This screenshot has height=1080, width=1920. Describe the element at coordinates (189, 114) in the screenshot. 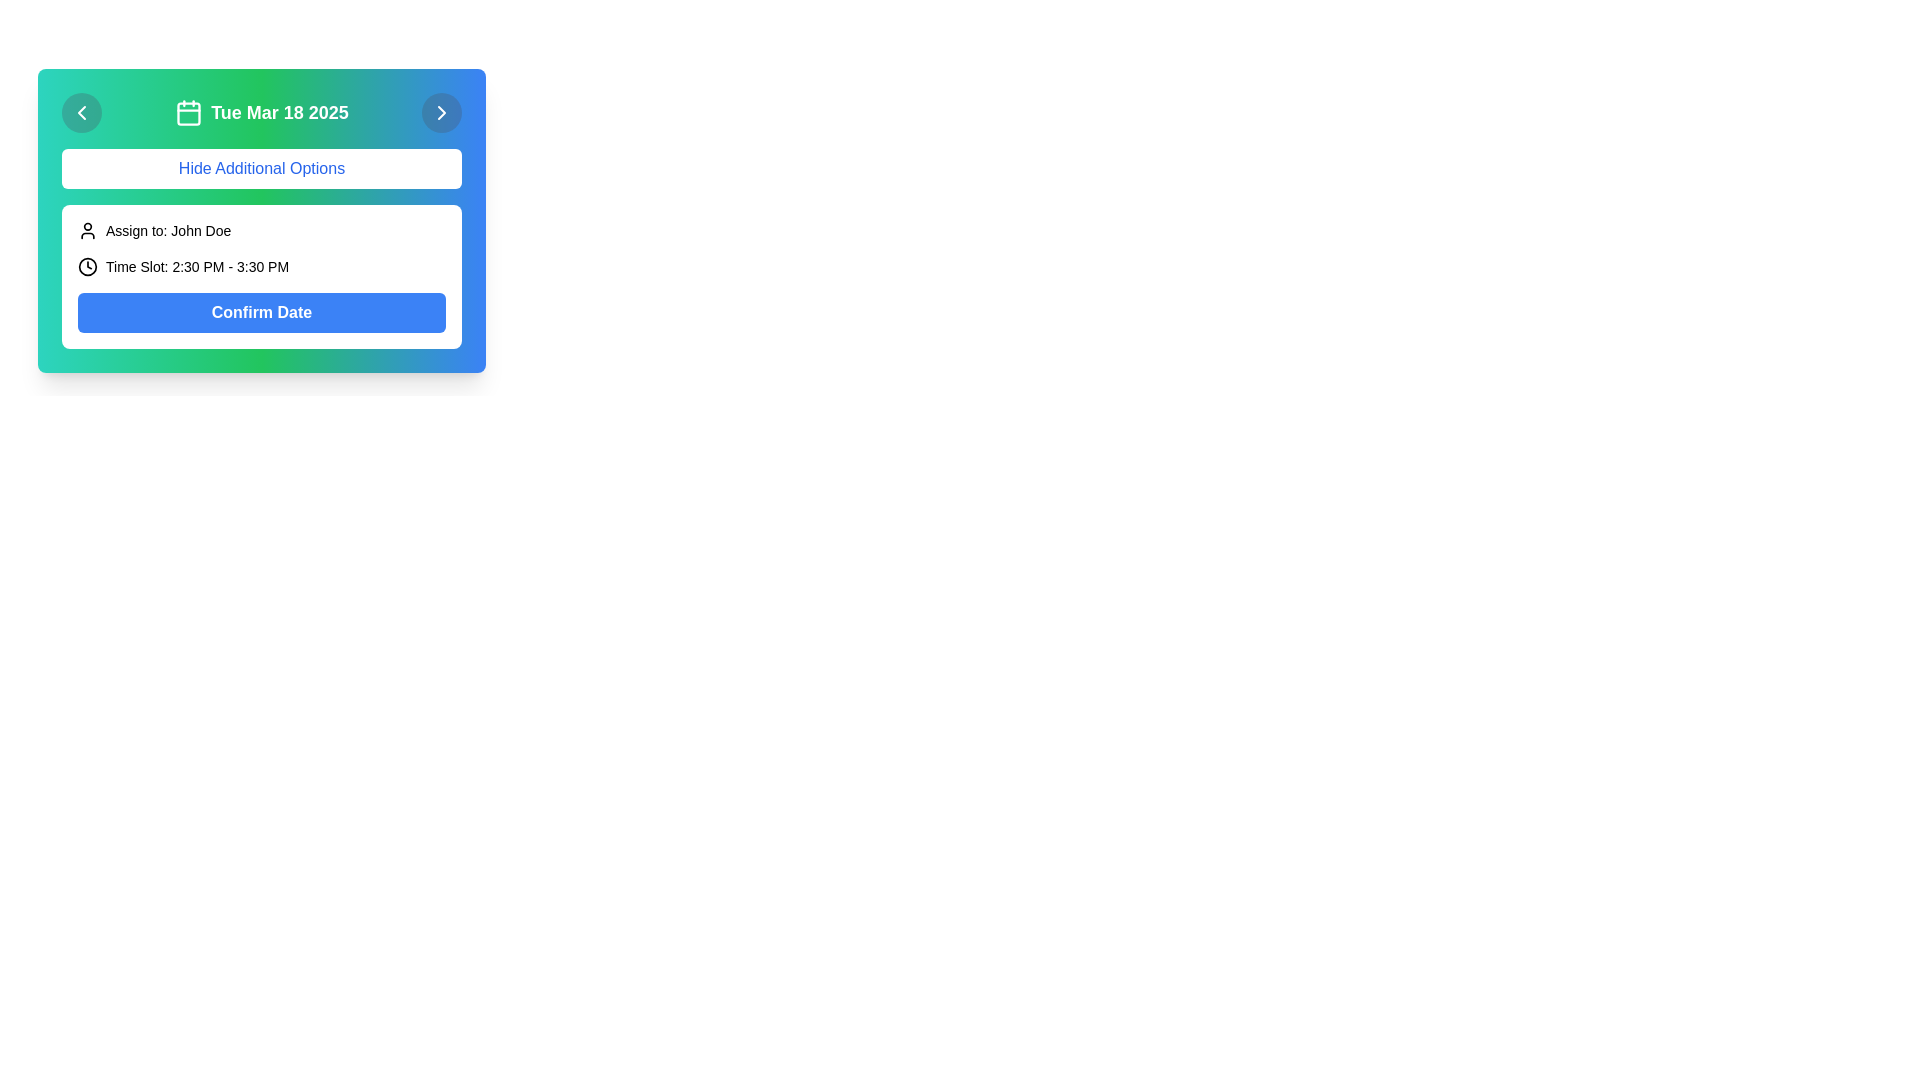

I see `the larger filled rectangle that is part of the calendar icon, located to the left of the 'Tue Mar 18 2025' text in the header section of the widget` at that location.